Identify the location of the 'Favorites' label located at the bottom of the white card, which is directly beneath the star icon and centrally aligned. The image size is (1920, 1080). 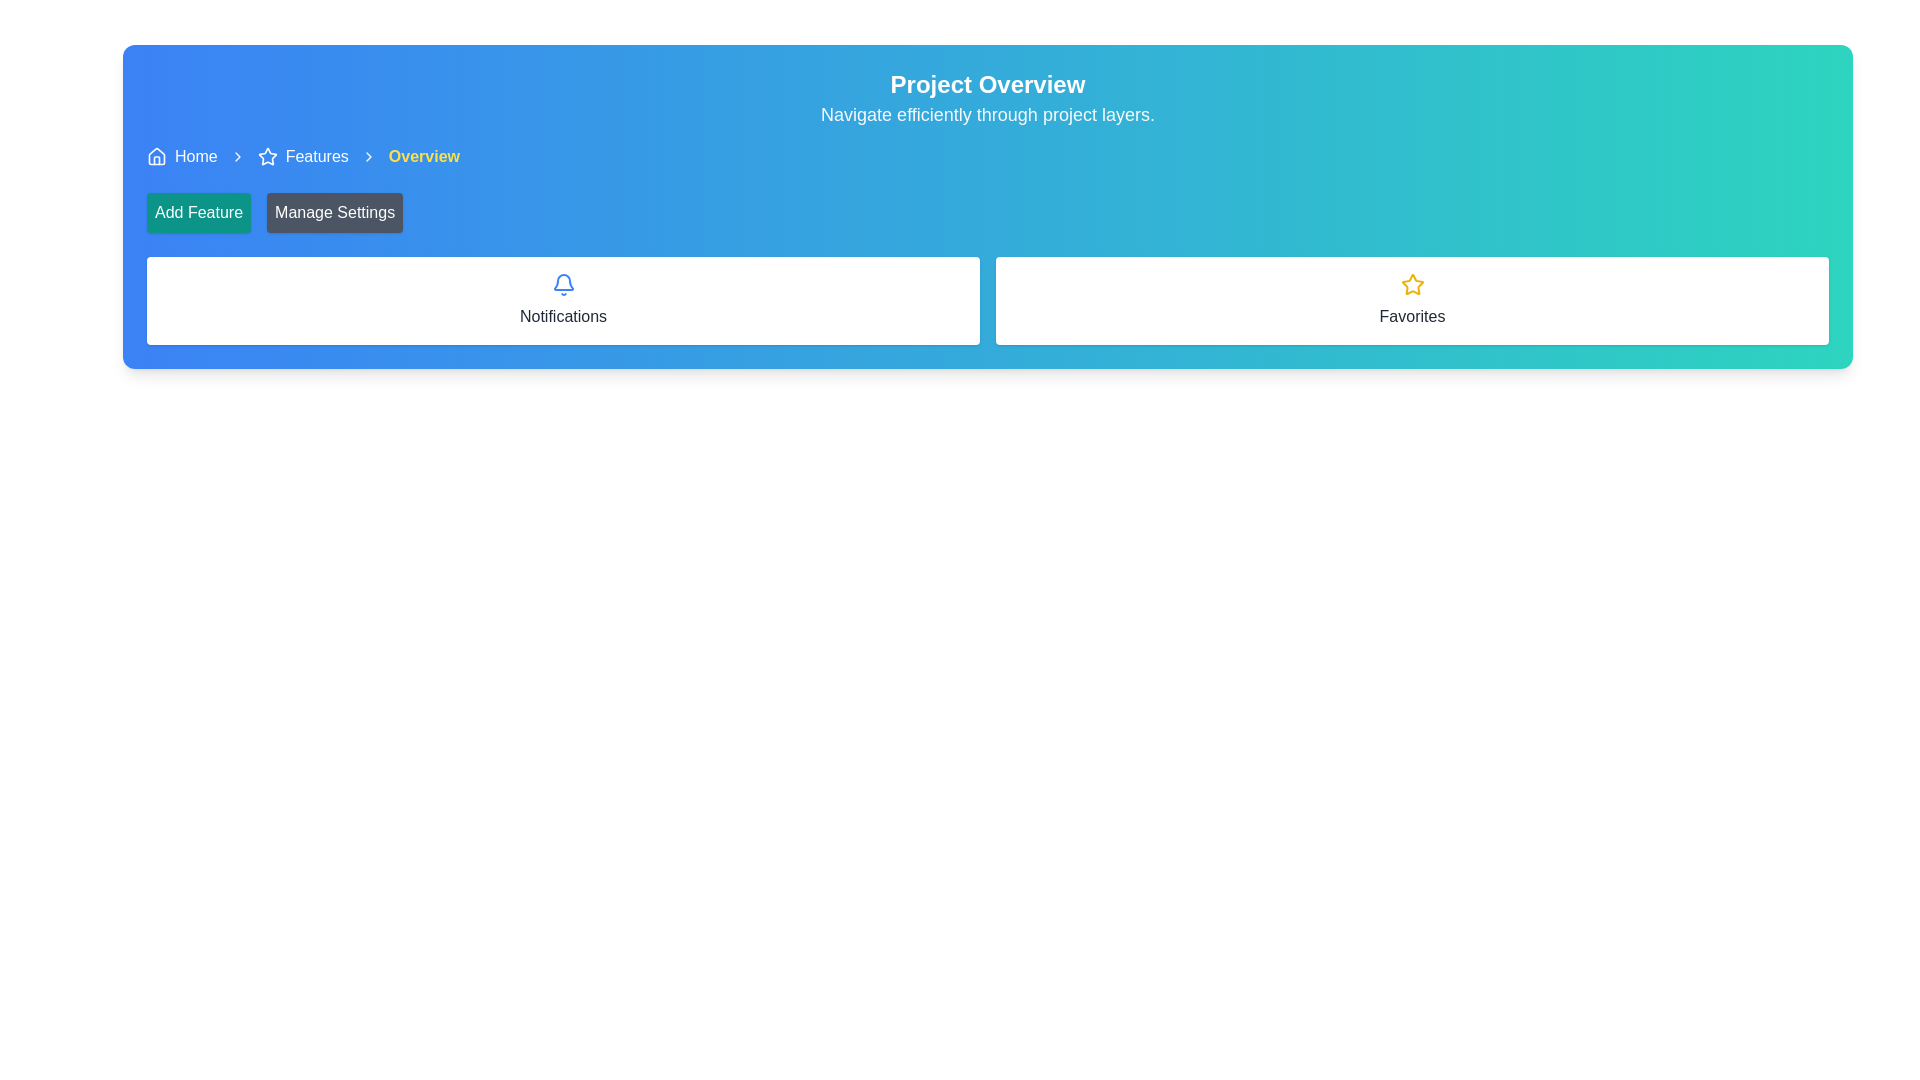
(1411, 315).